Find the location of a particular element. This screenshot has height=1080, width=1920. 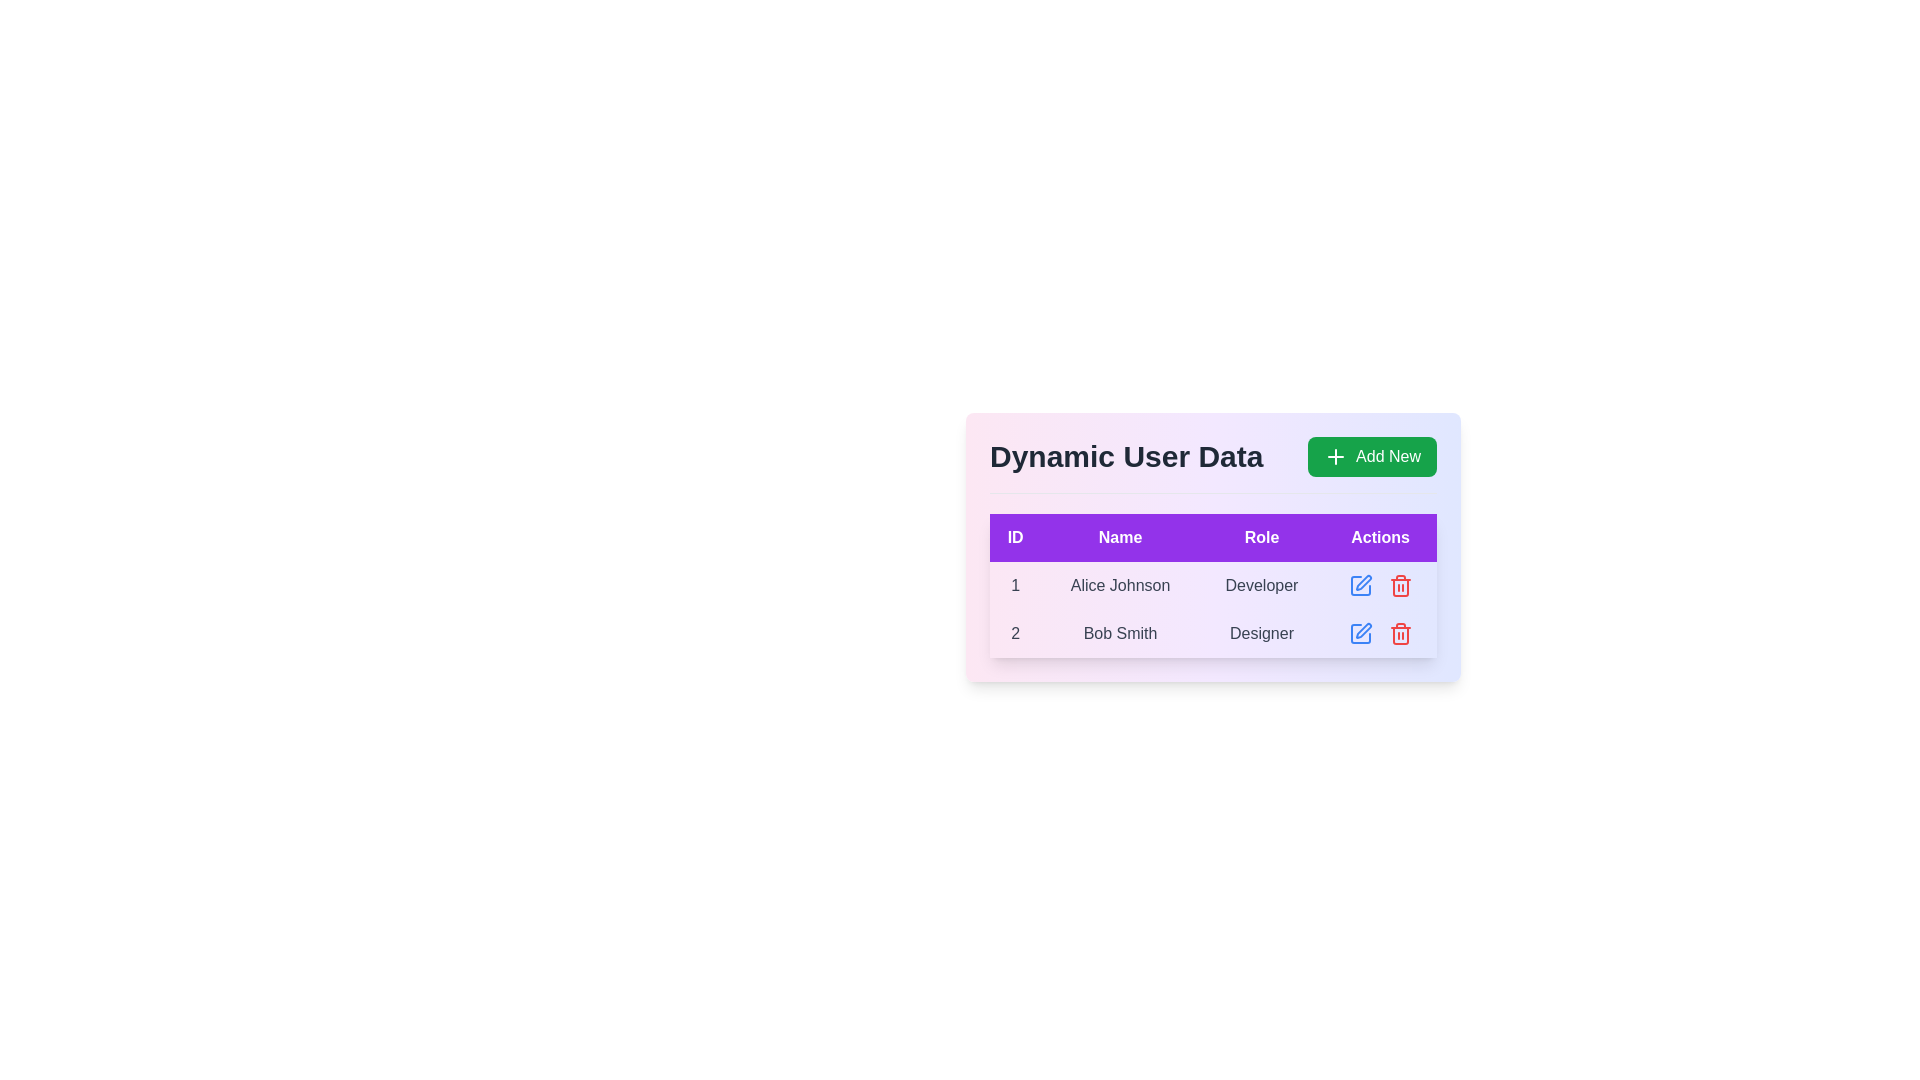

label 'Actions' from the header cell, which is the fourth column in a row of headers with a purple background and white bold text is located at coordinates (1379, 536).